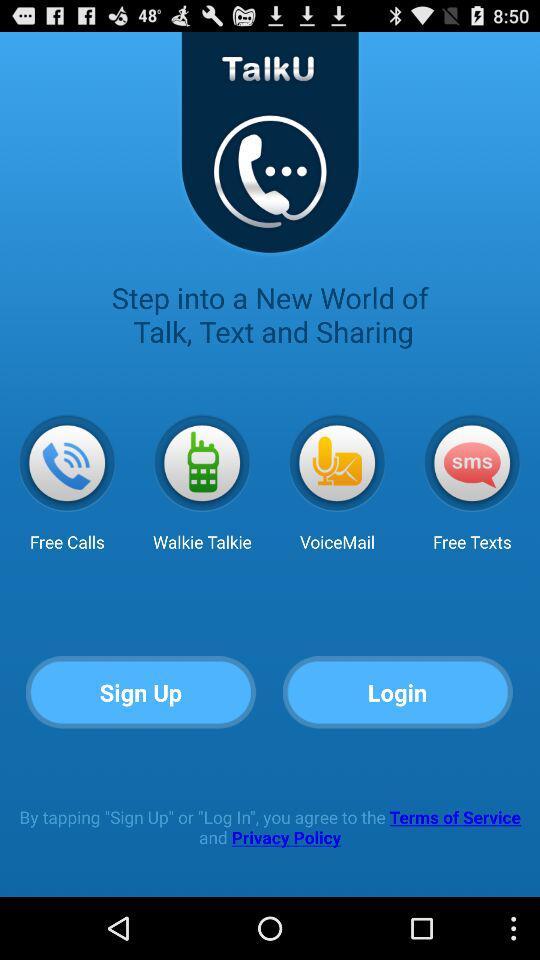 This screenshot has height=960, width=540. Describe the element at coordinates (398, 693) in the screenshot. I see `the item below the voicemail icon` at that location.